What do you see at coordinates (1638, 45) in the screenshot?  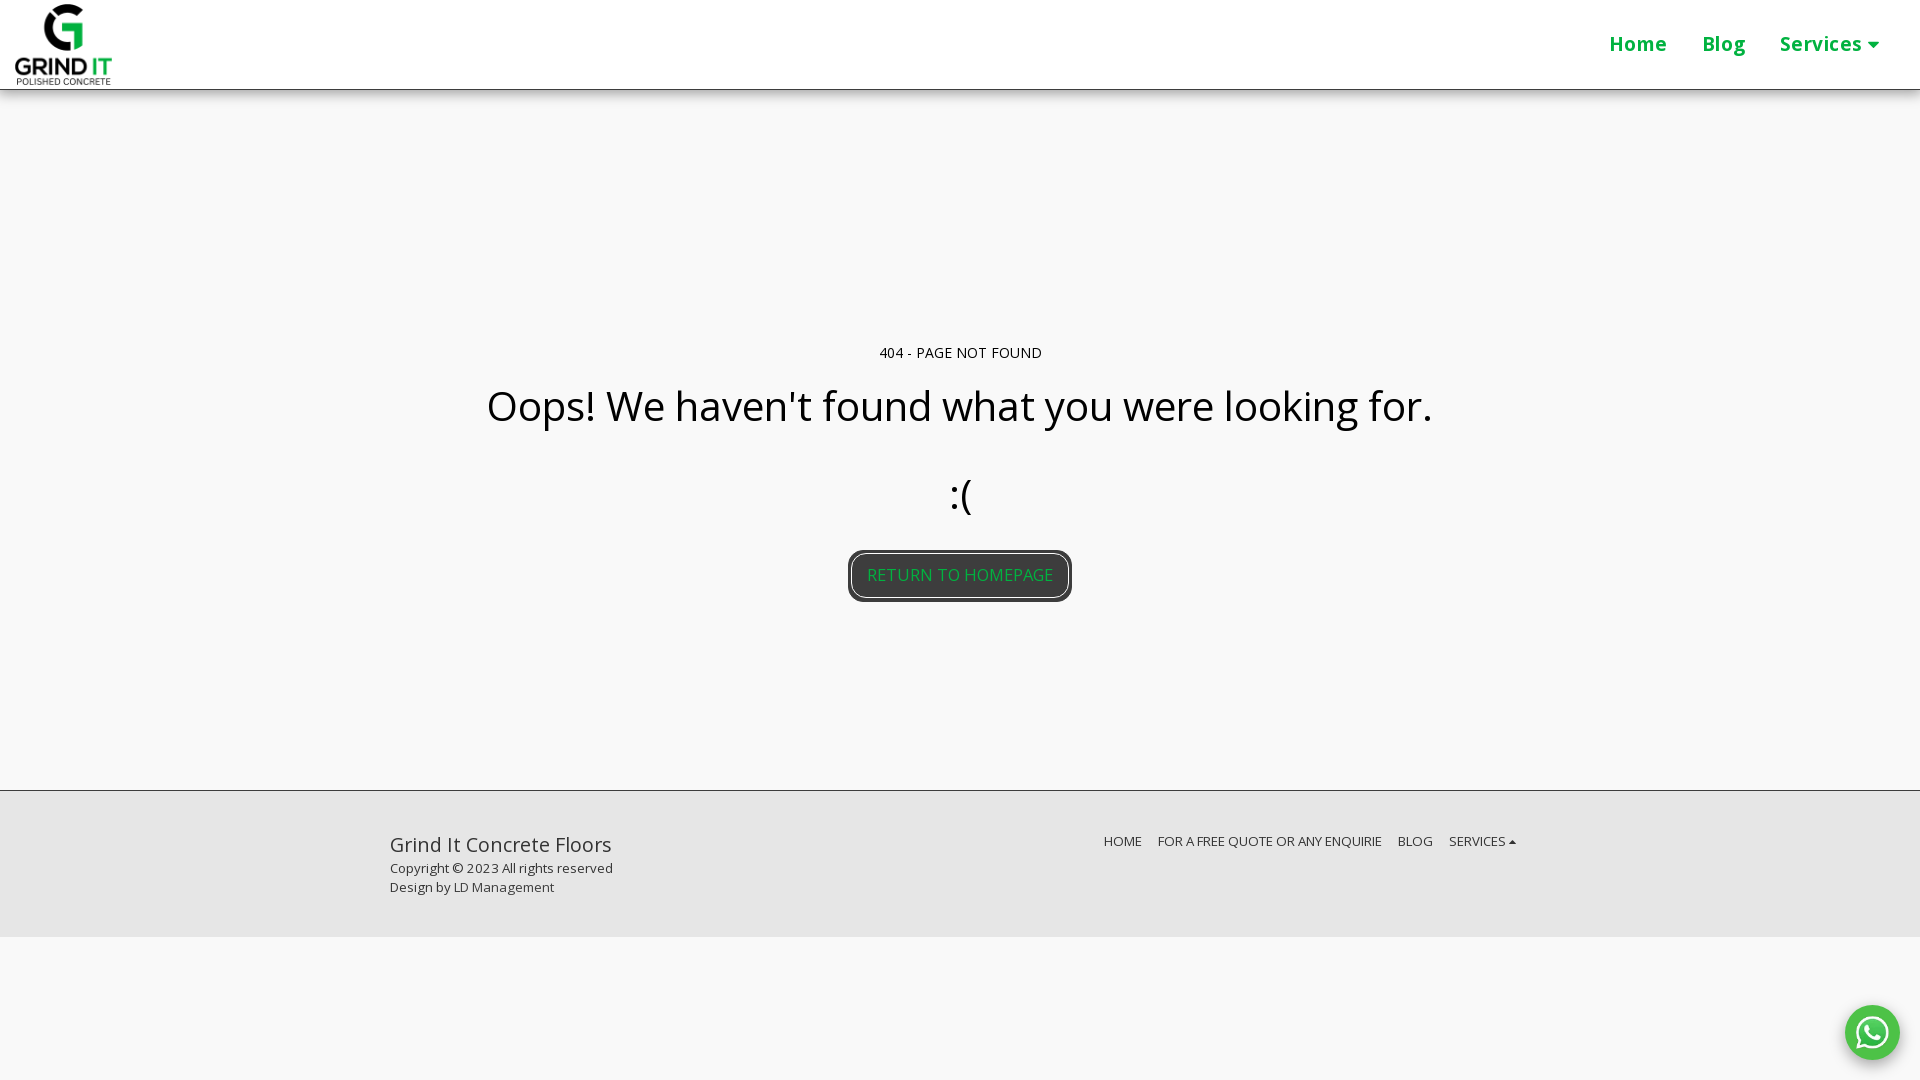 I see `'Home'` at bounding box center [1638, 45].